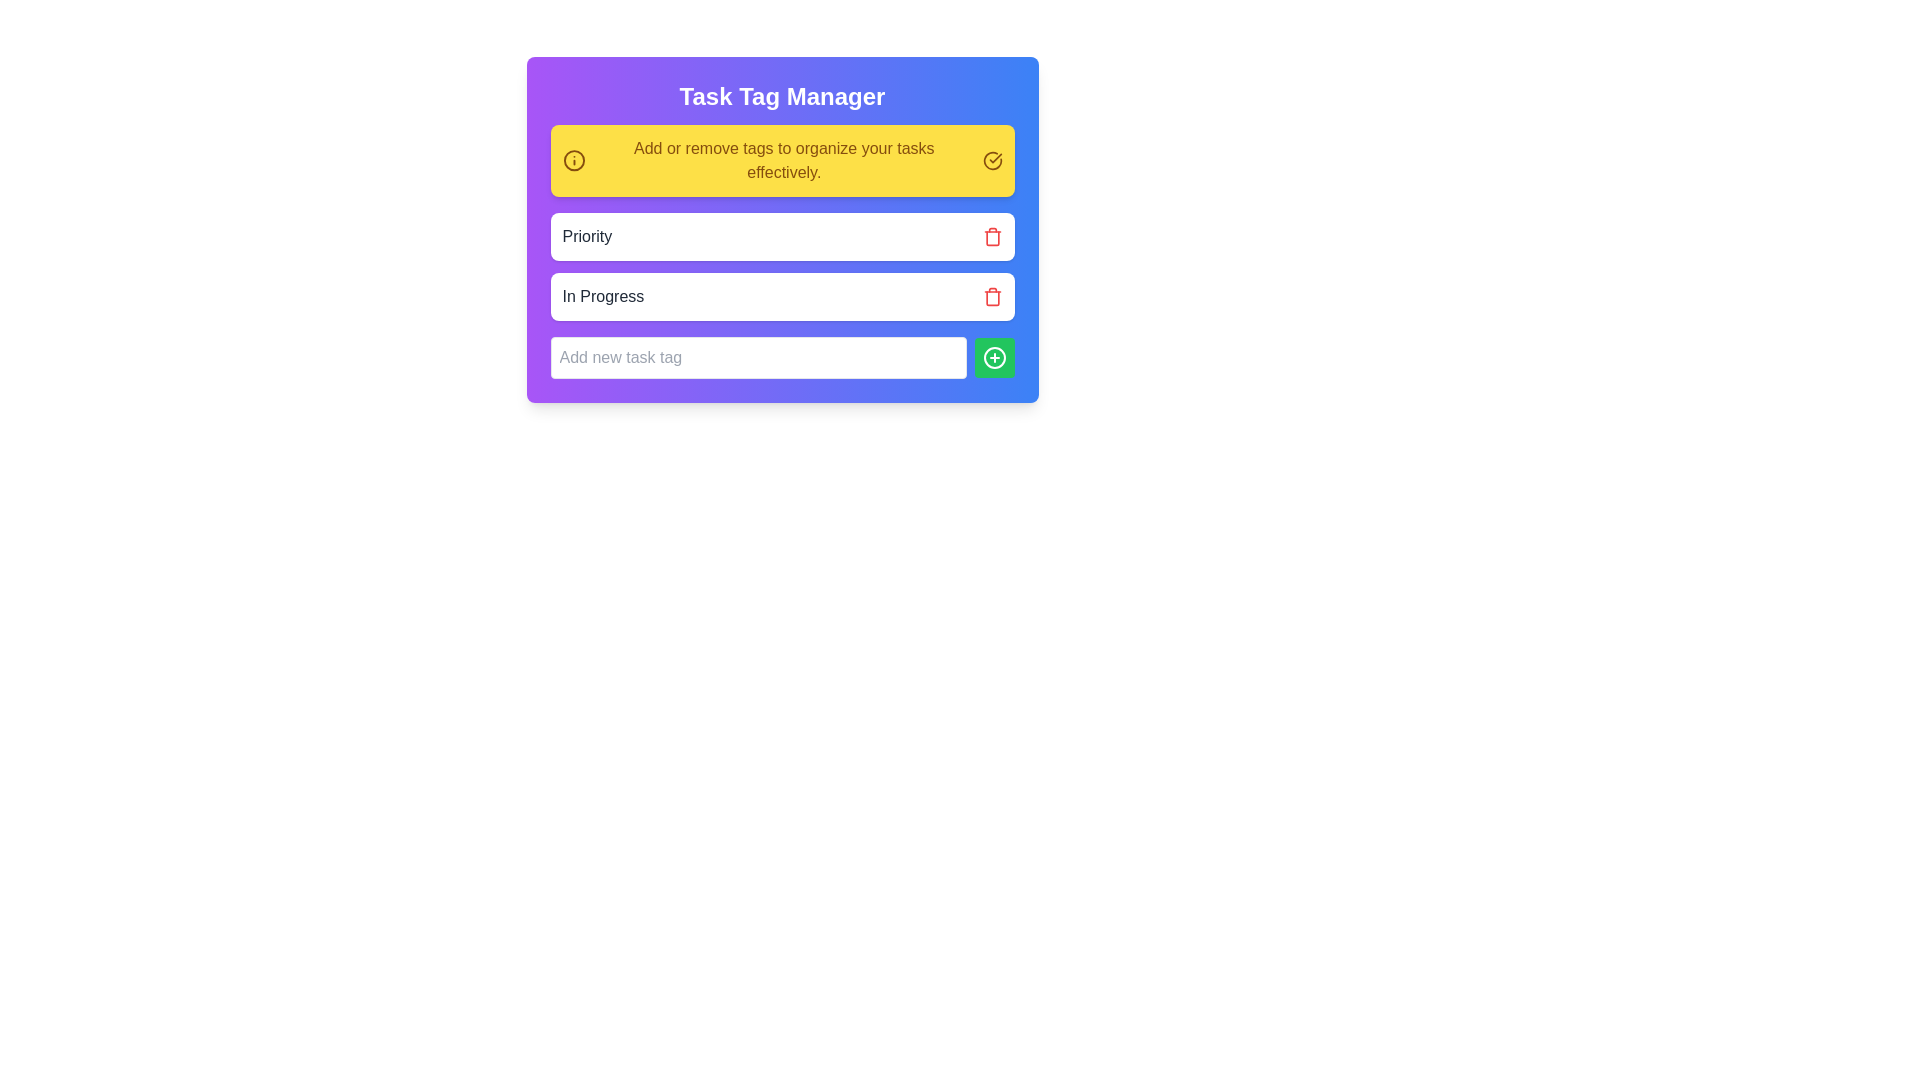 The width and height of the screenshot is (1920, 1080). I want to click on the informational icon located in the upper-left corner of the notification card with a yellow background, next to the text 'Add or remove tags to organize your tasks effectively.', so click(573, 160).